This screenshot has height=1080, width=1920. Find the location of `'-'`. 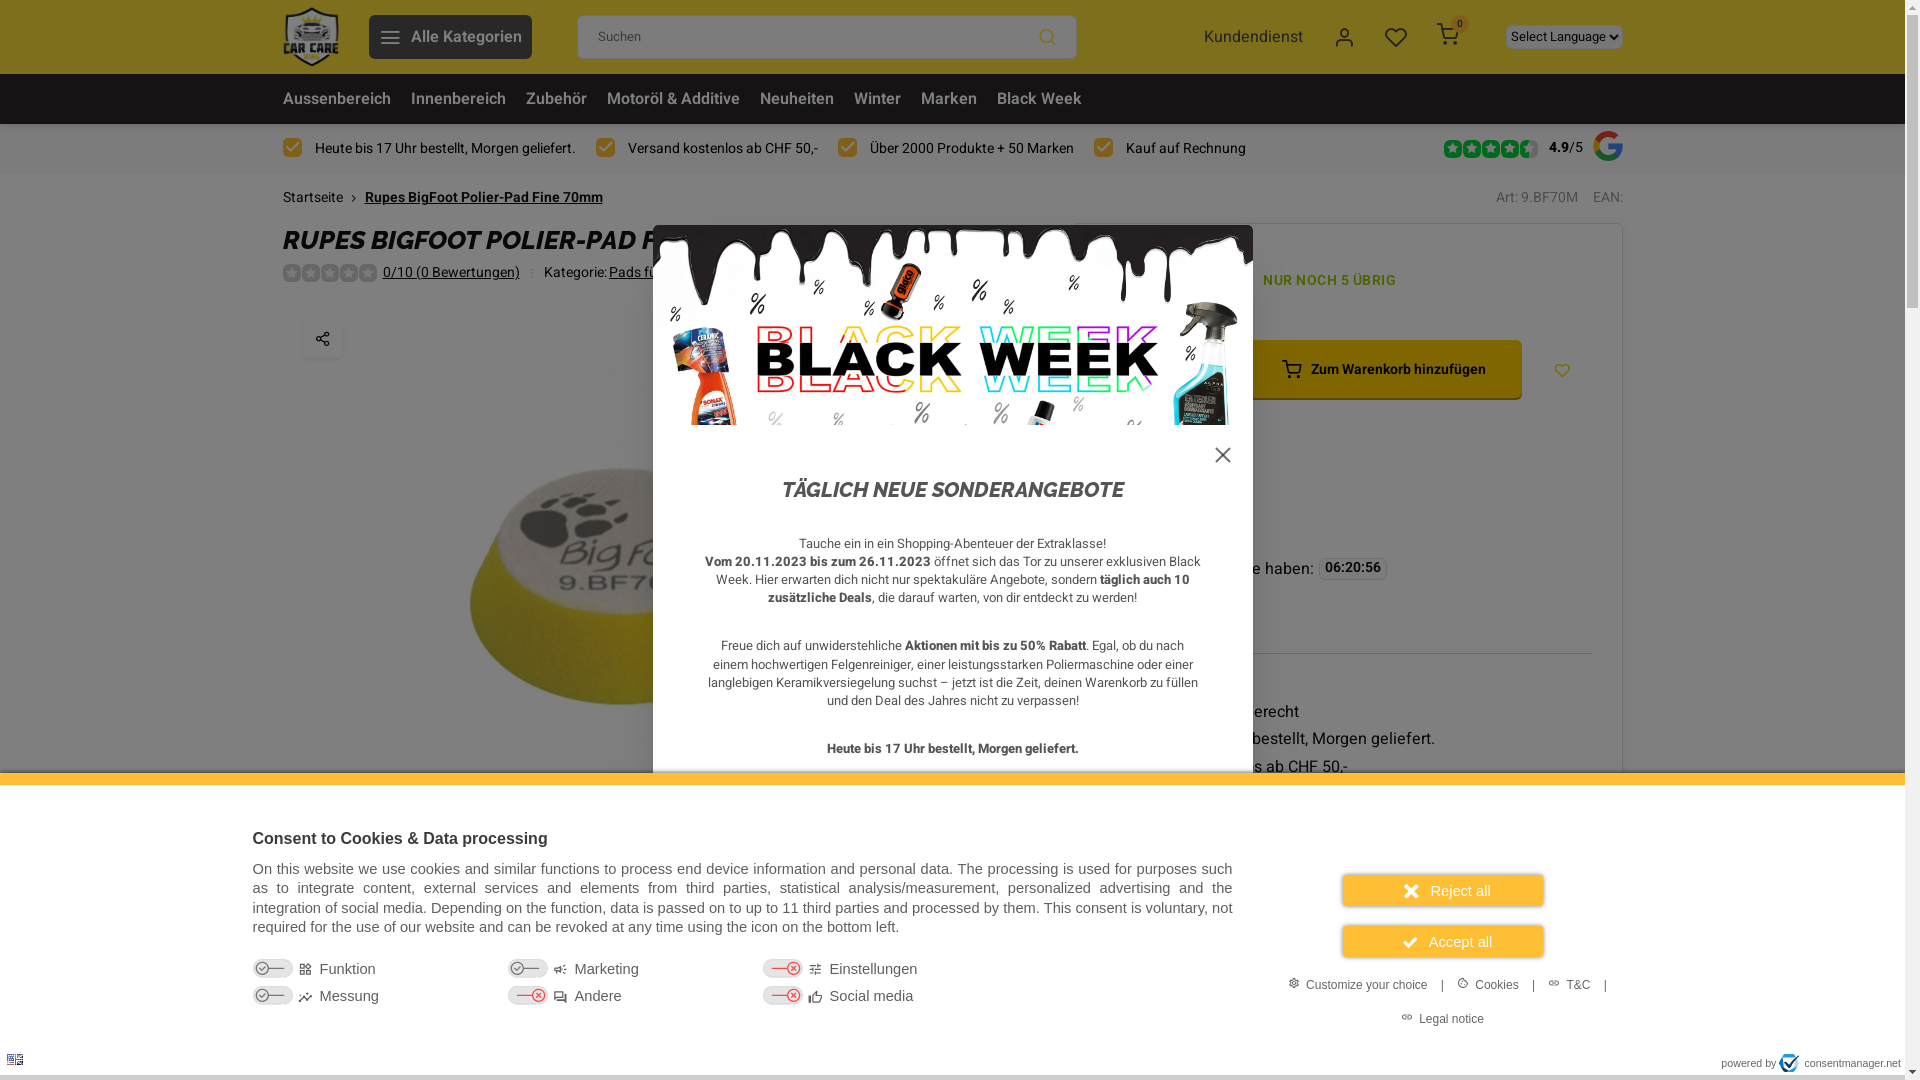

'-' is located at coordinates (1123, 370).